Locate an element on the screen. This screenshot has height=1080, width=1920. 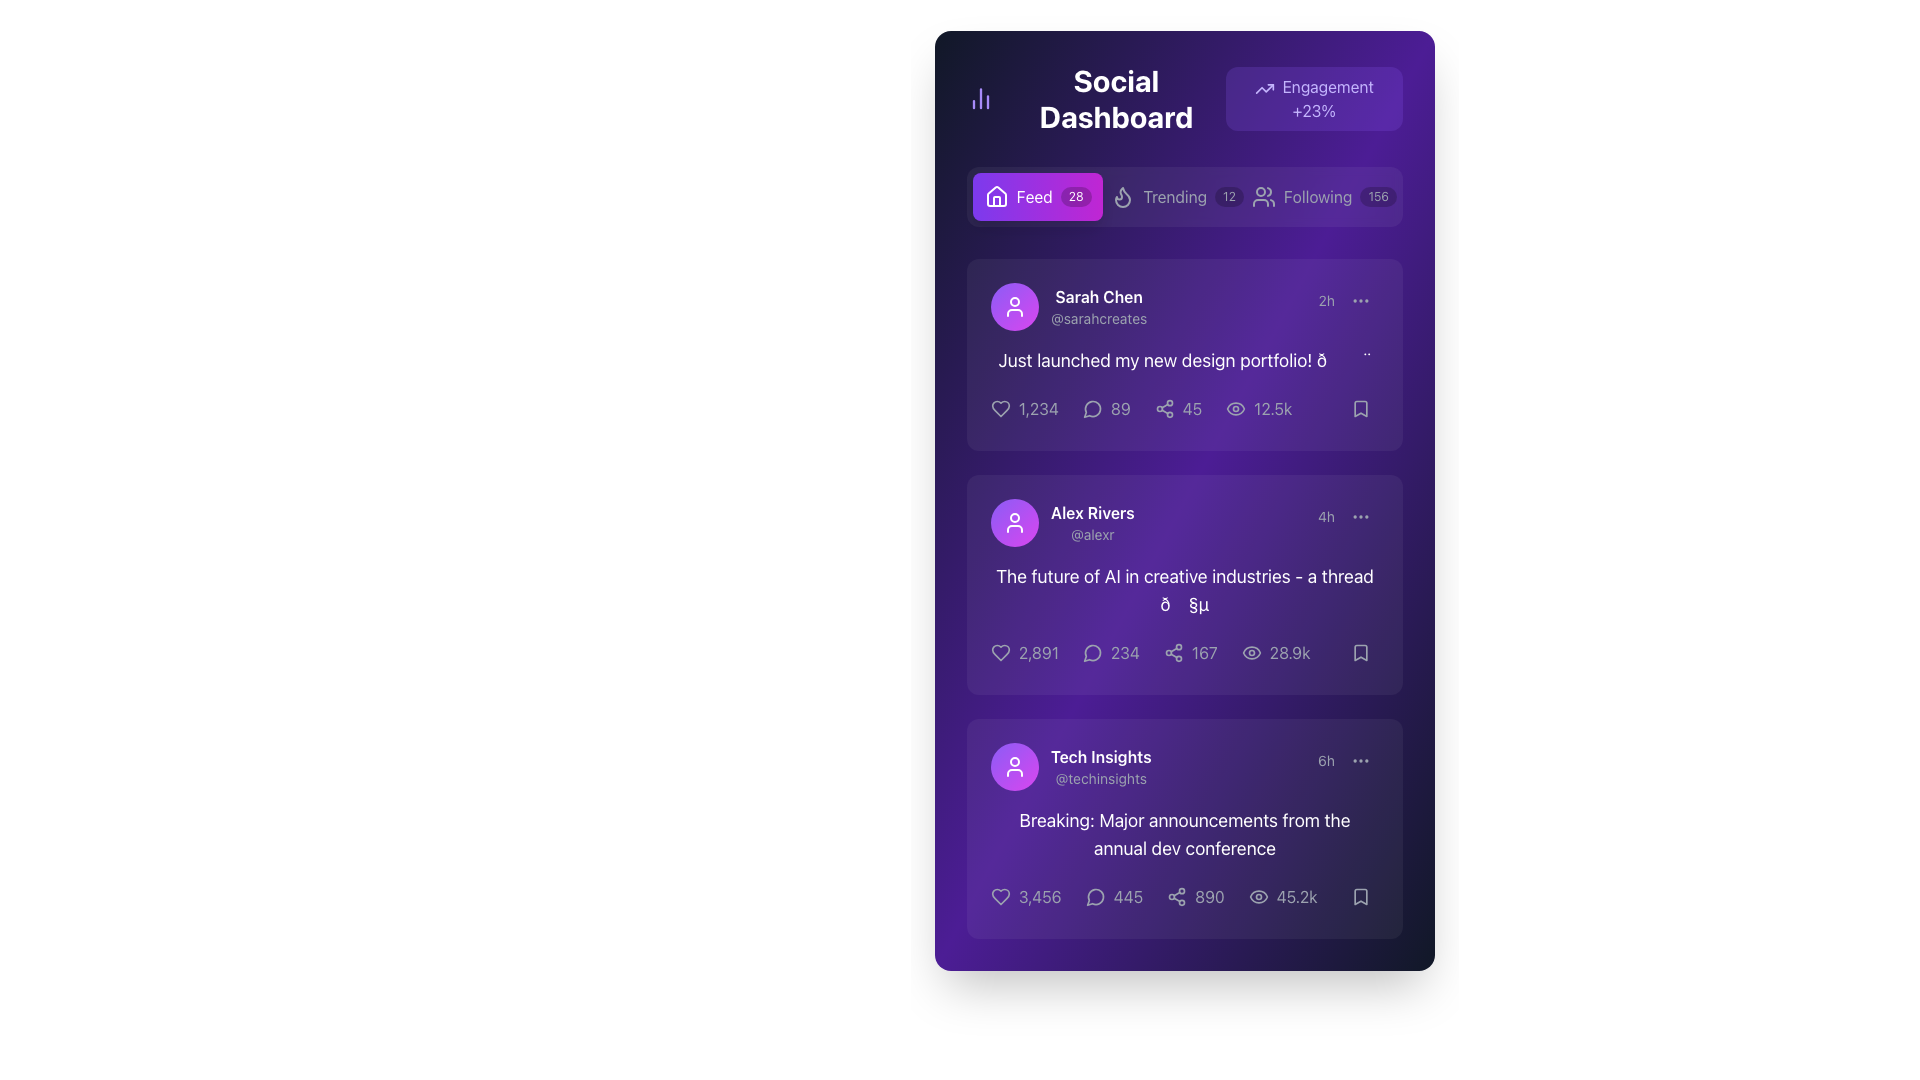
the User Profile Header which includes the profile picture icon and the name 'Tech Insights' to select the text is located at coordinates (1070, 766).